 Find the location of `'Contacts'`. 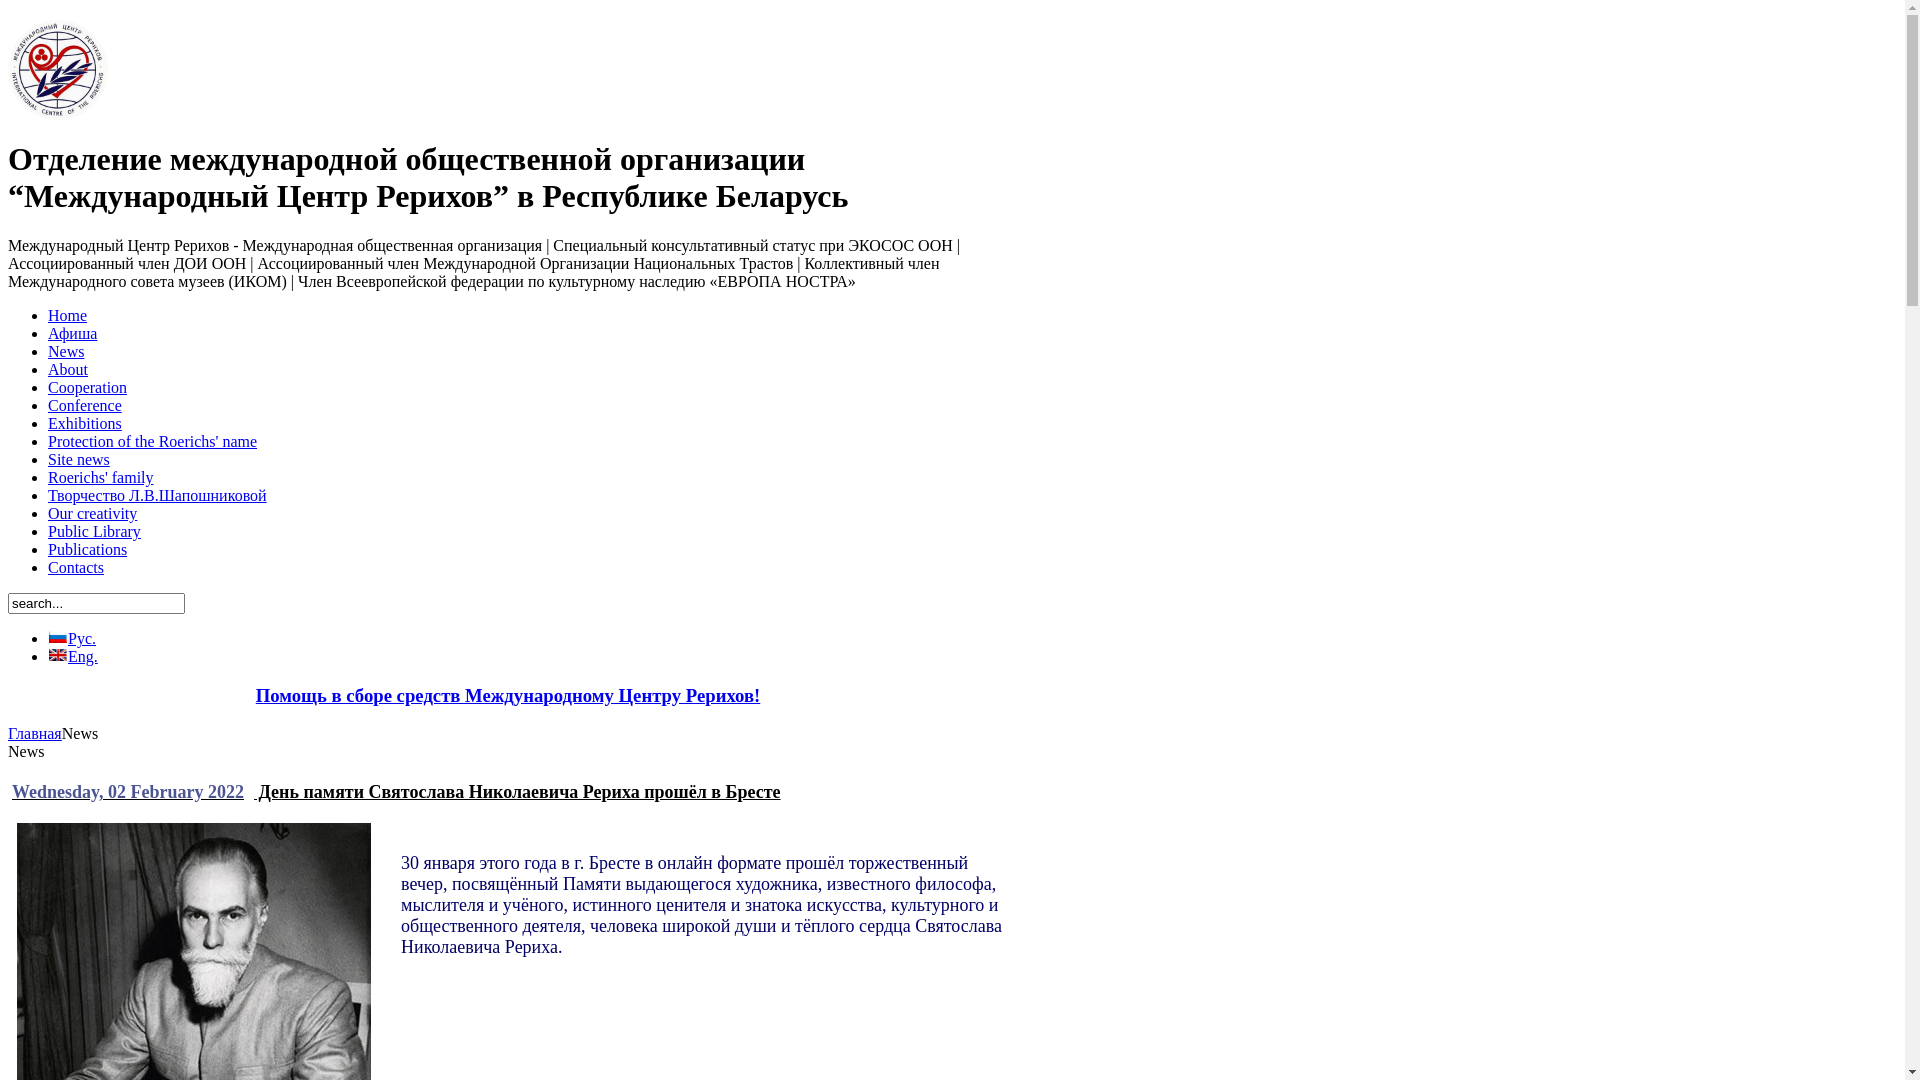

'Contacts' is located at coordinates (76, 567).